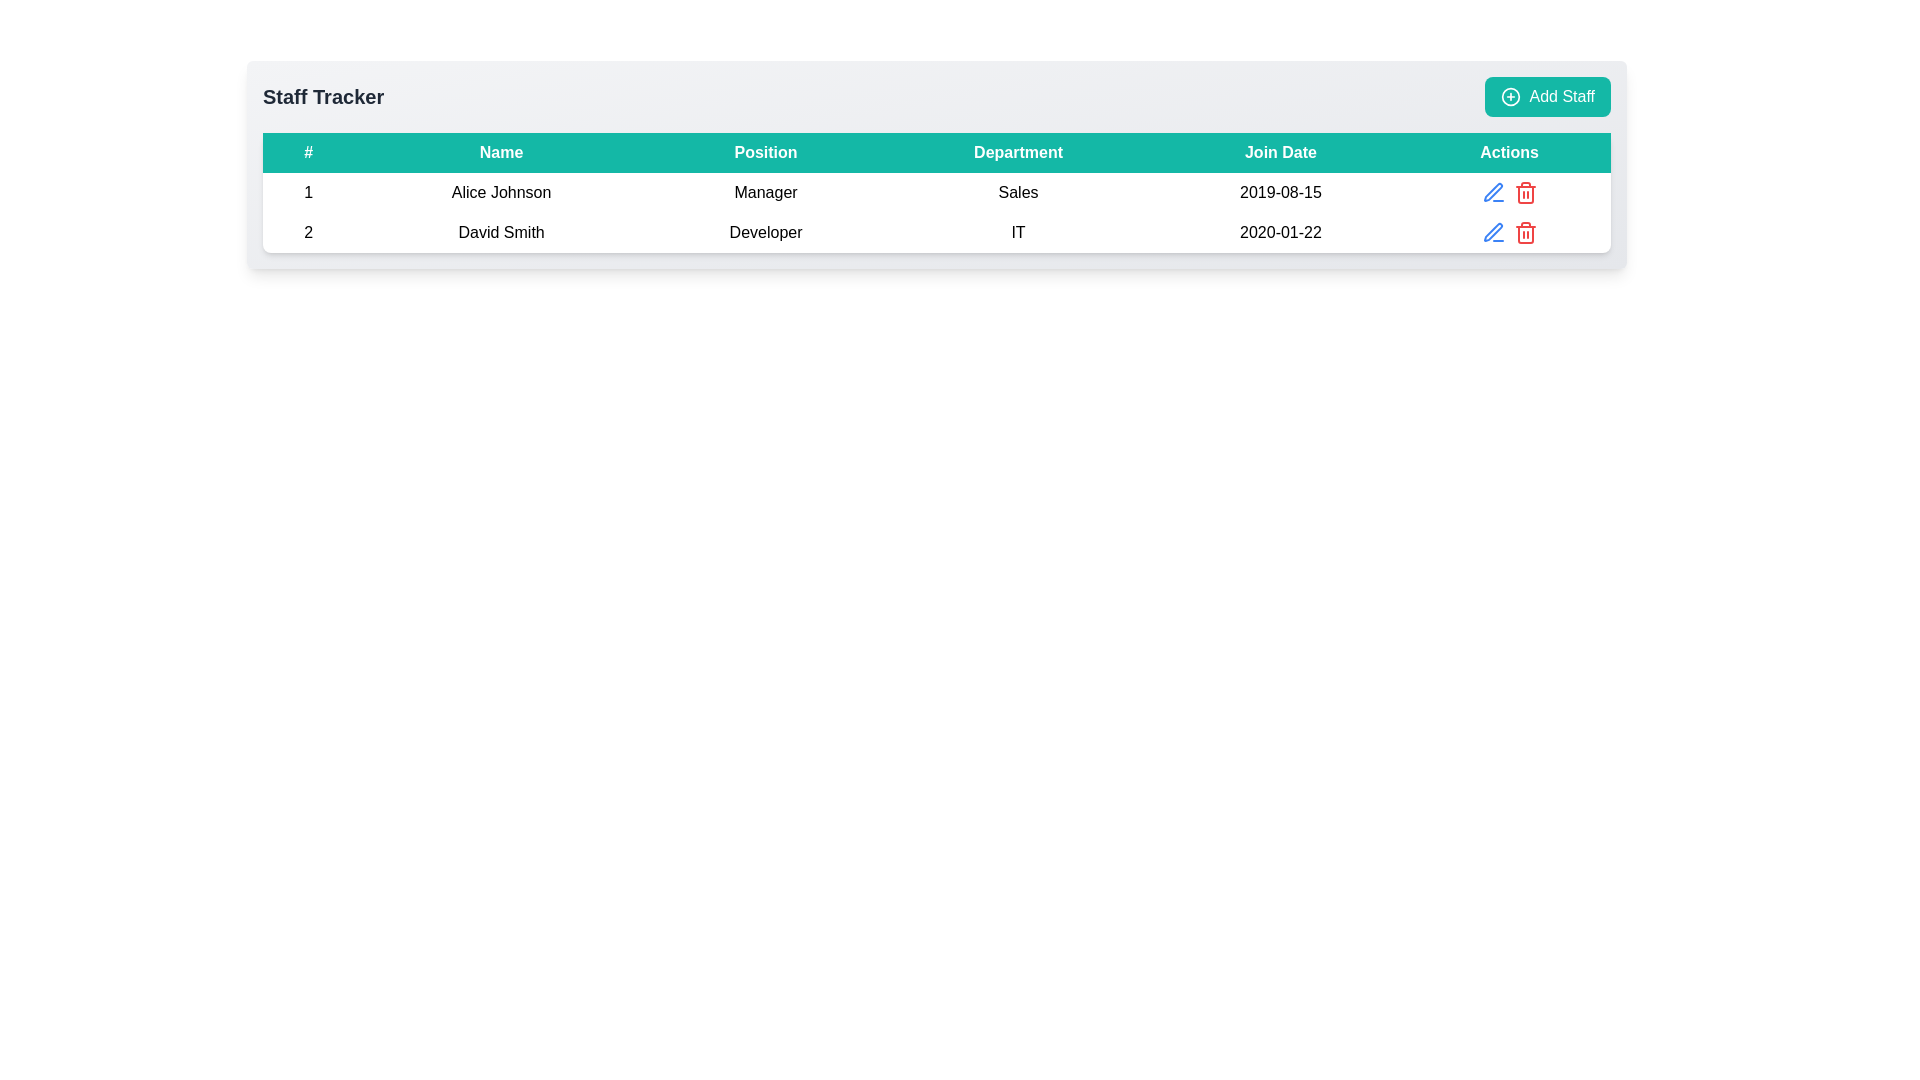 This screenshot has height=1080, width=1920. Describe the element at coordinates (1493, 231) in the screenshot. I see `the edit icon button located in the Actions column of the second row of the table` at that location.